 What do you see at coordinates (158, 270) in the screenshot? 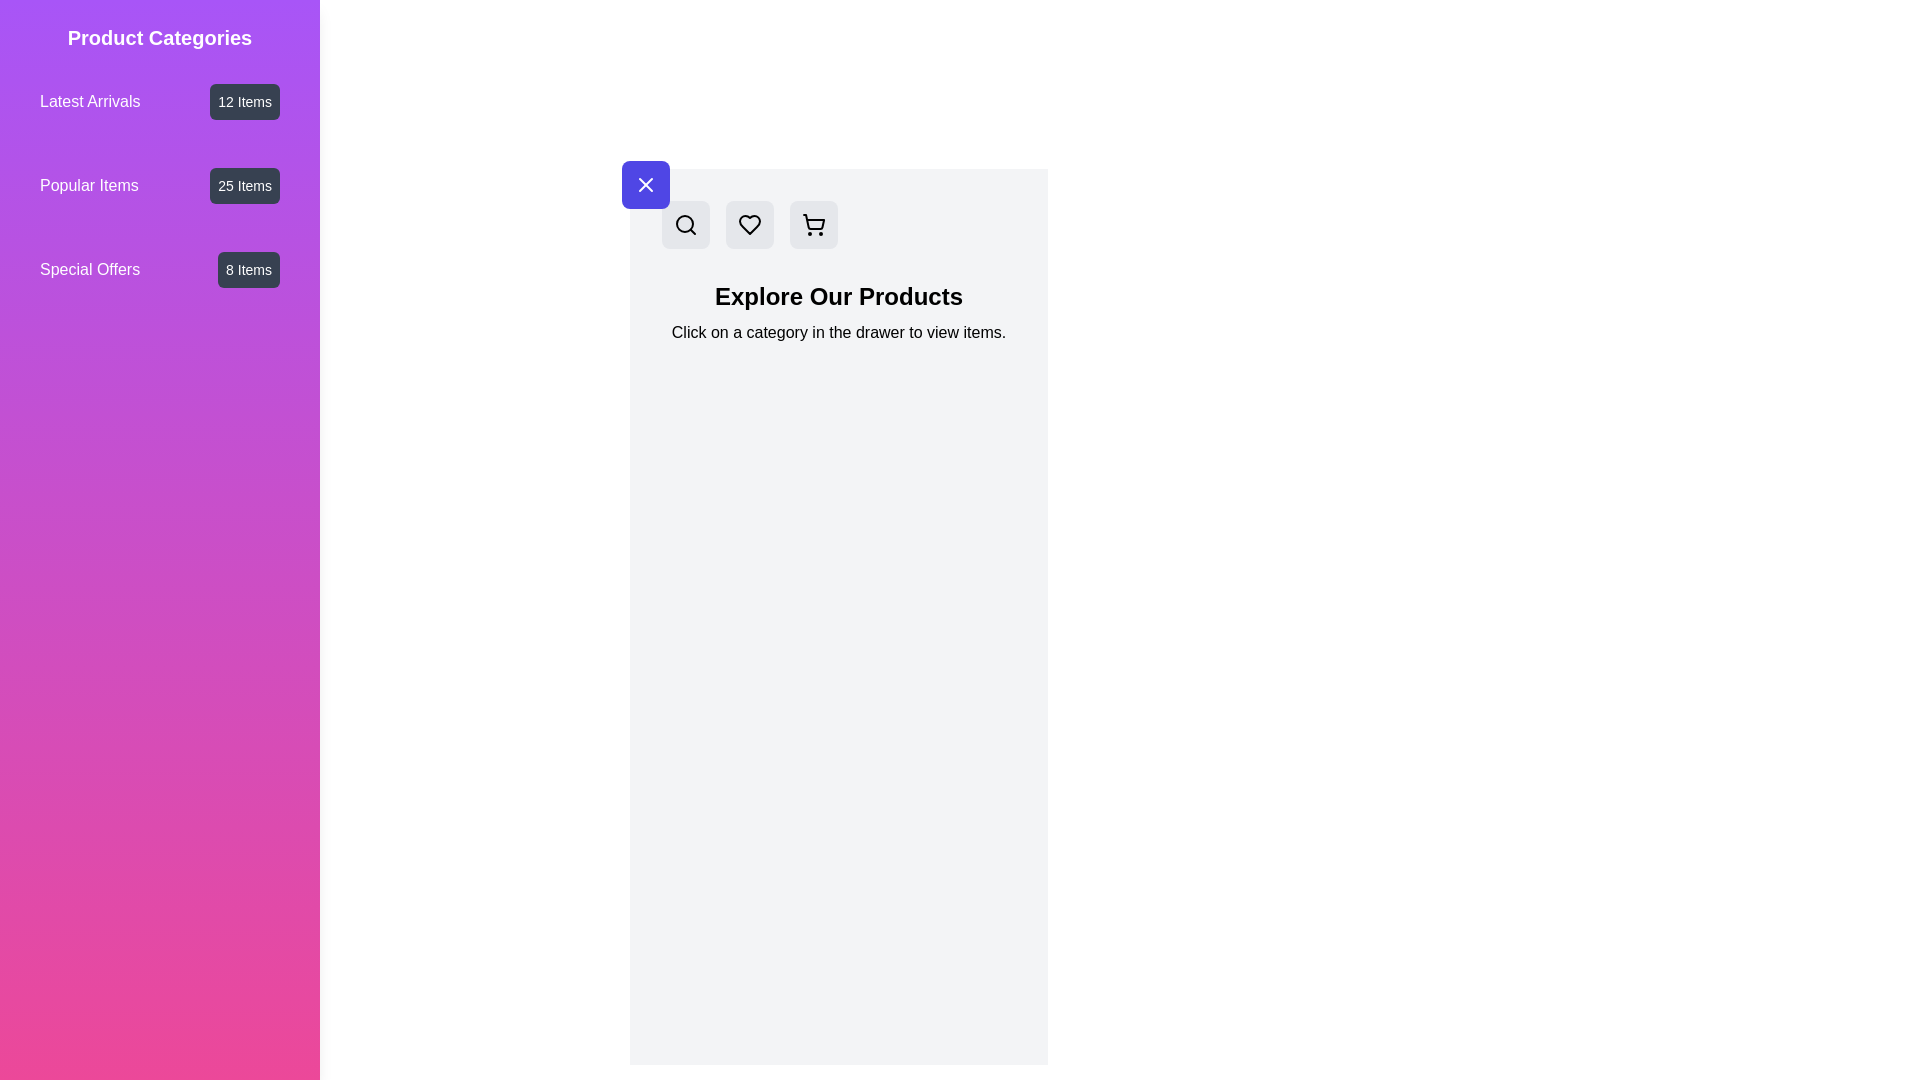
I see `the category item Special Offers` at bounding box center [158, 270].